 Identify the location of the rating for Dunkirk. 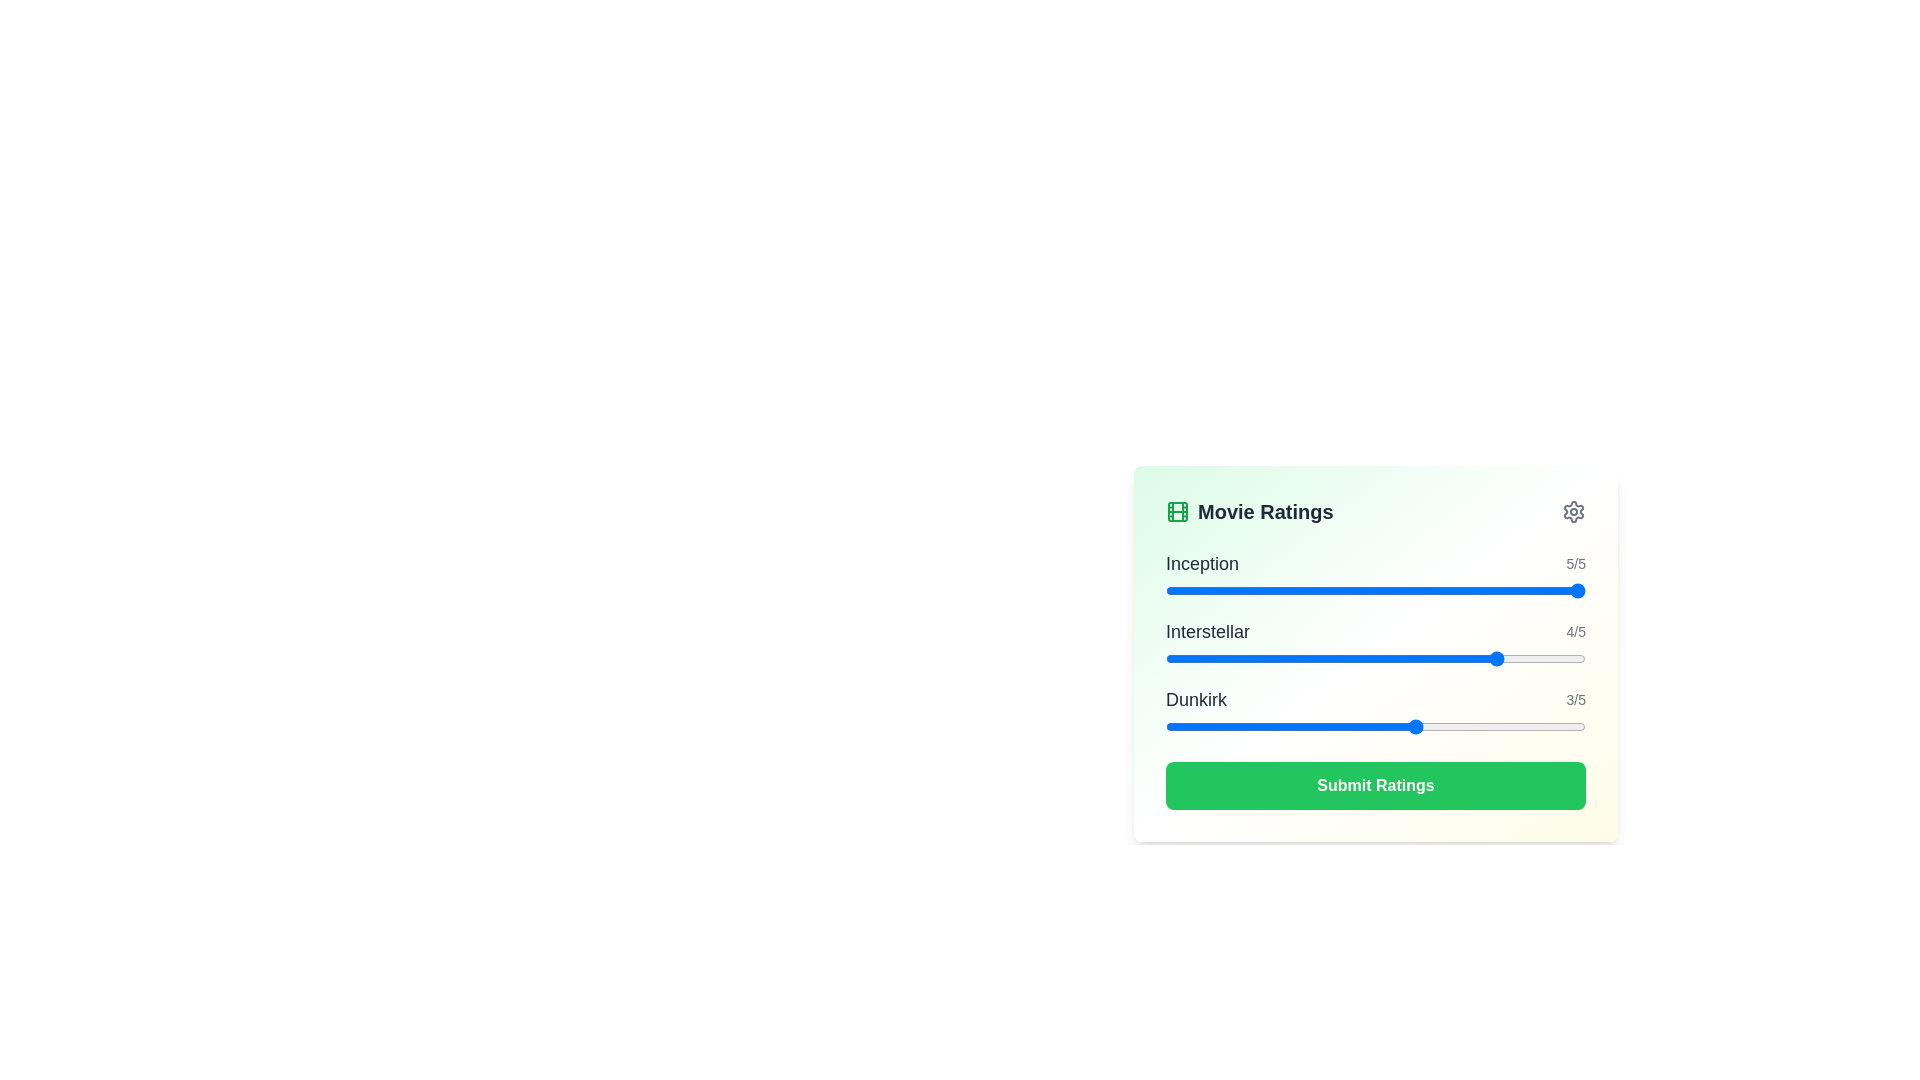
(1416, 726).